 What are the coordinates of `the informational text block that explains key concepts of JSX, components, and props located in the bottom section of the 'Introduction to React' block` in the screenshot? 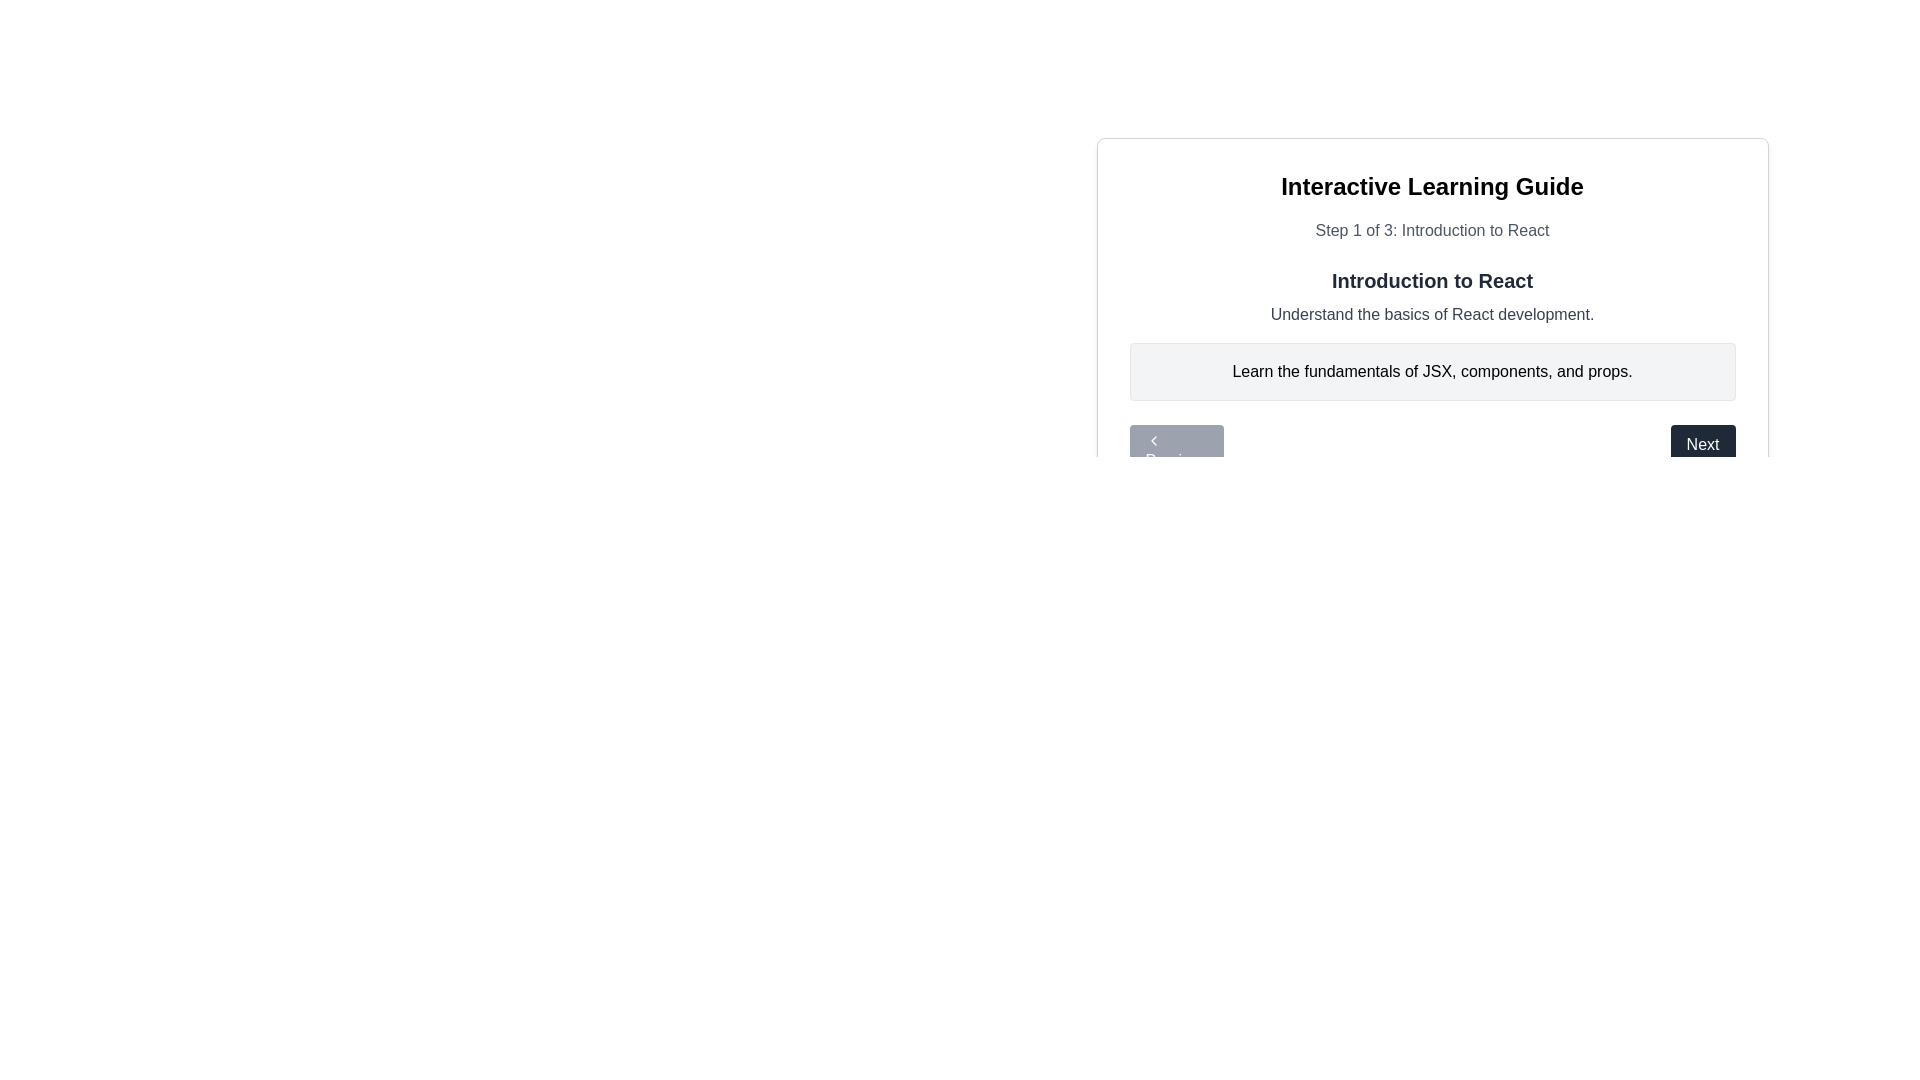 It's located at (1431, 371).